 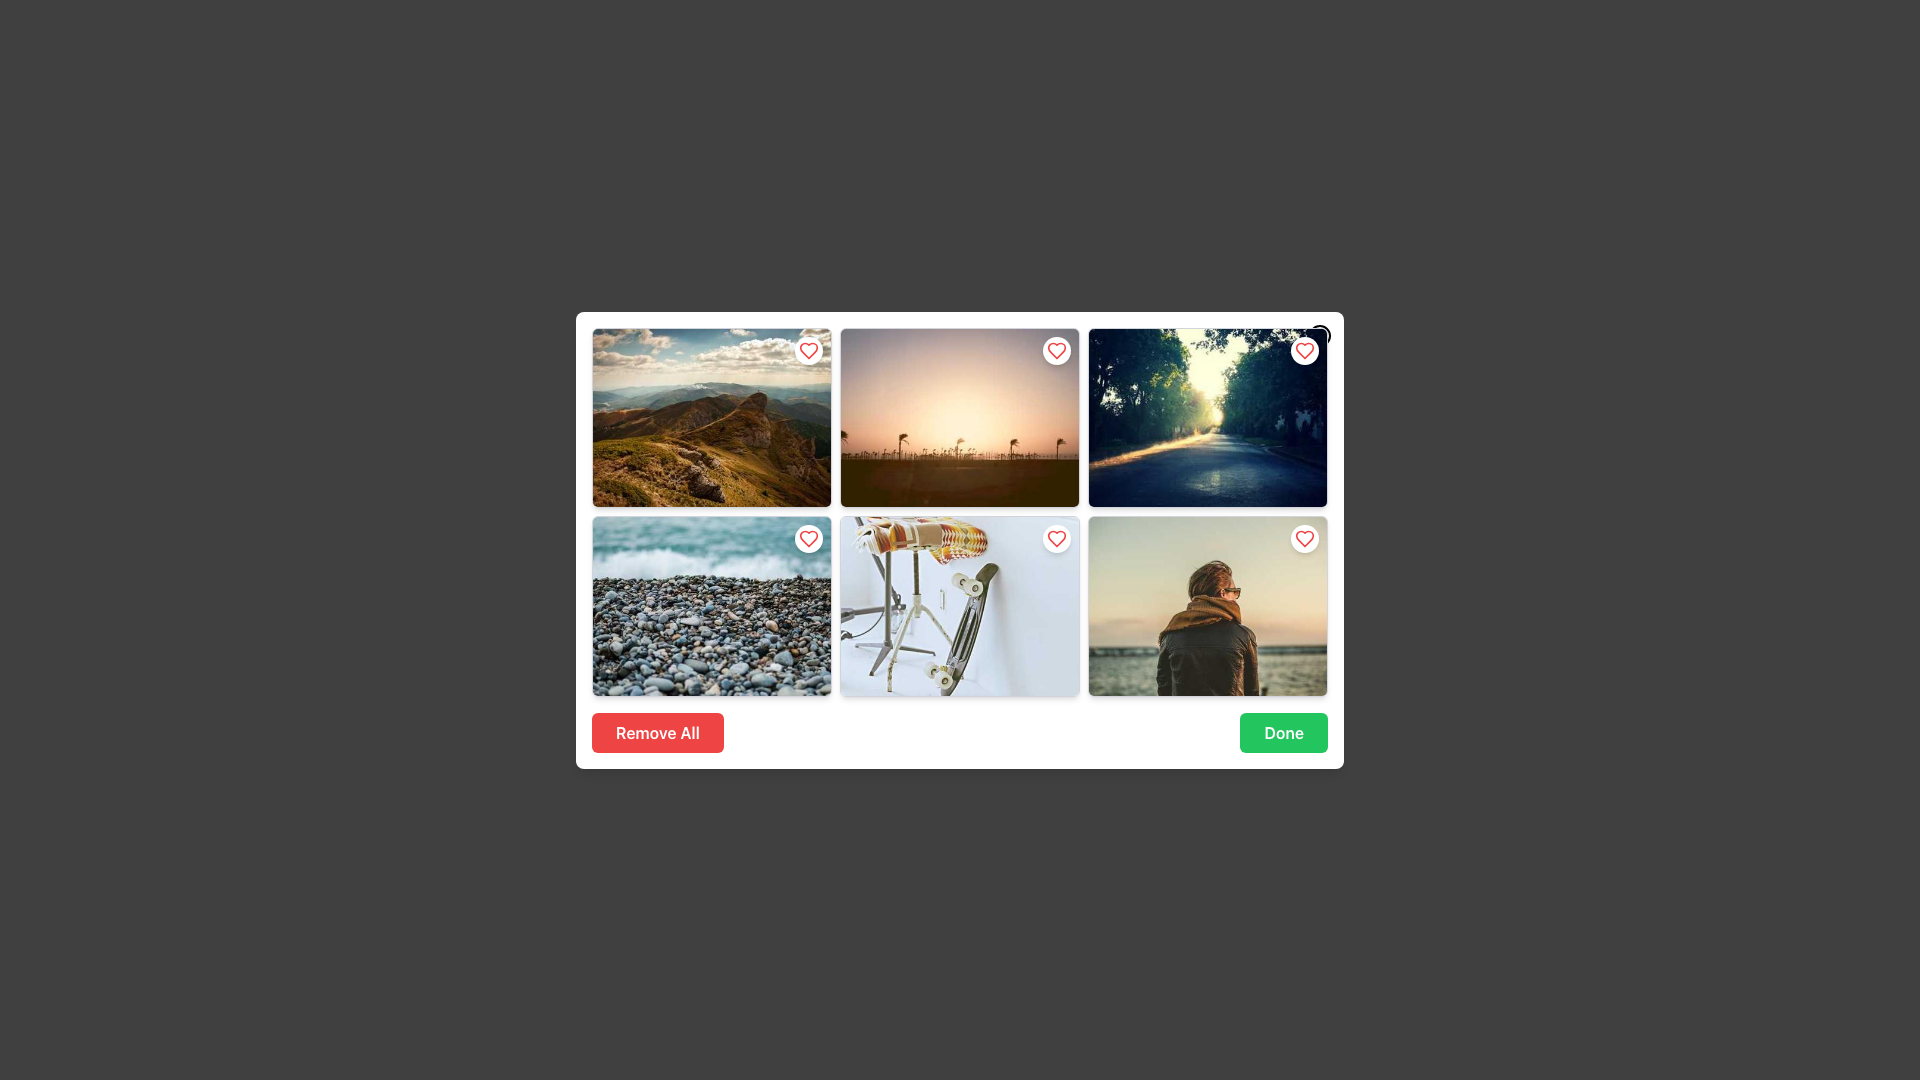 I want to click on the favorite icon button located at the top-right corner of the first image in the grid layout, so click(x=809, y=349).